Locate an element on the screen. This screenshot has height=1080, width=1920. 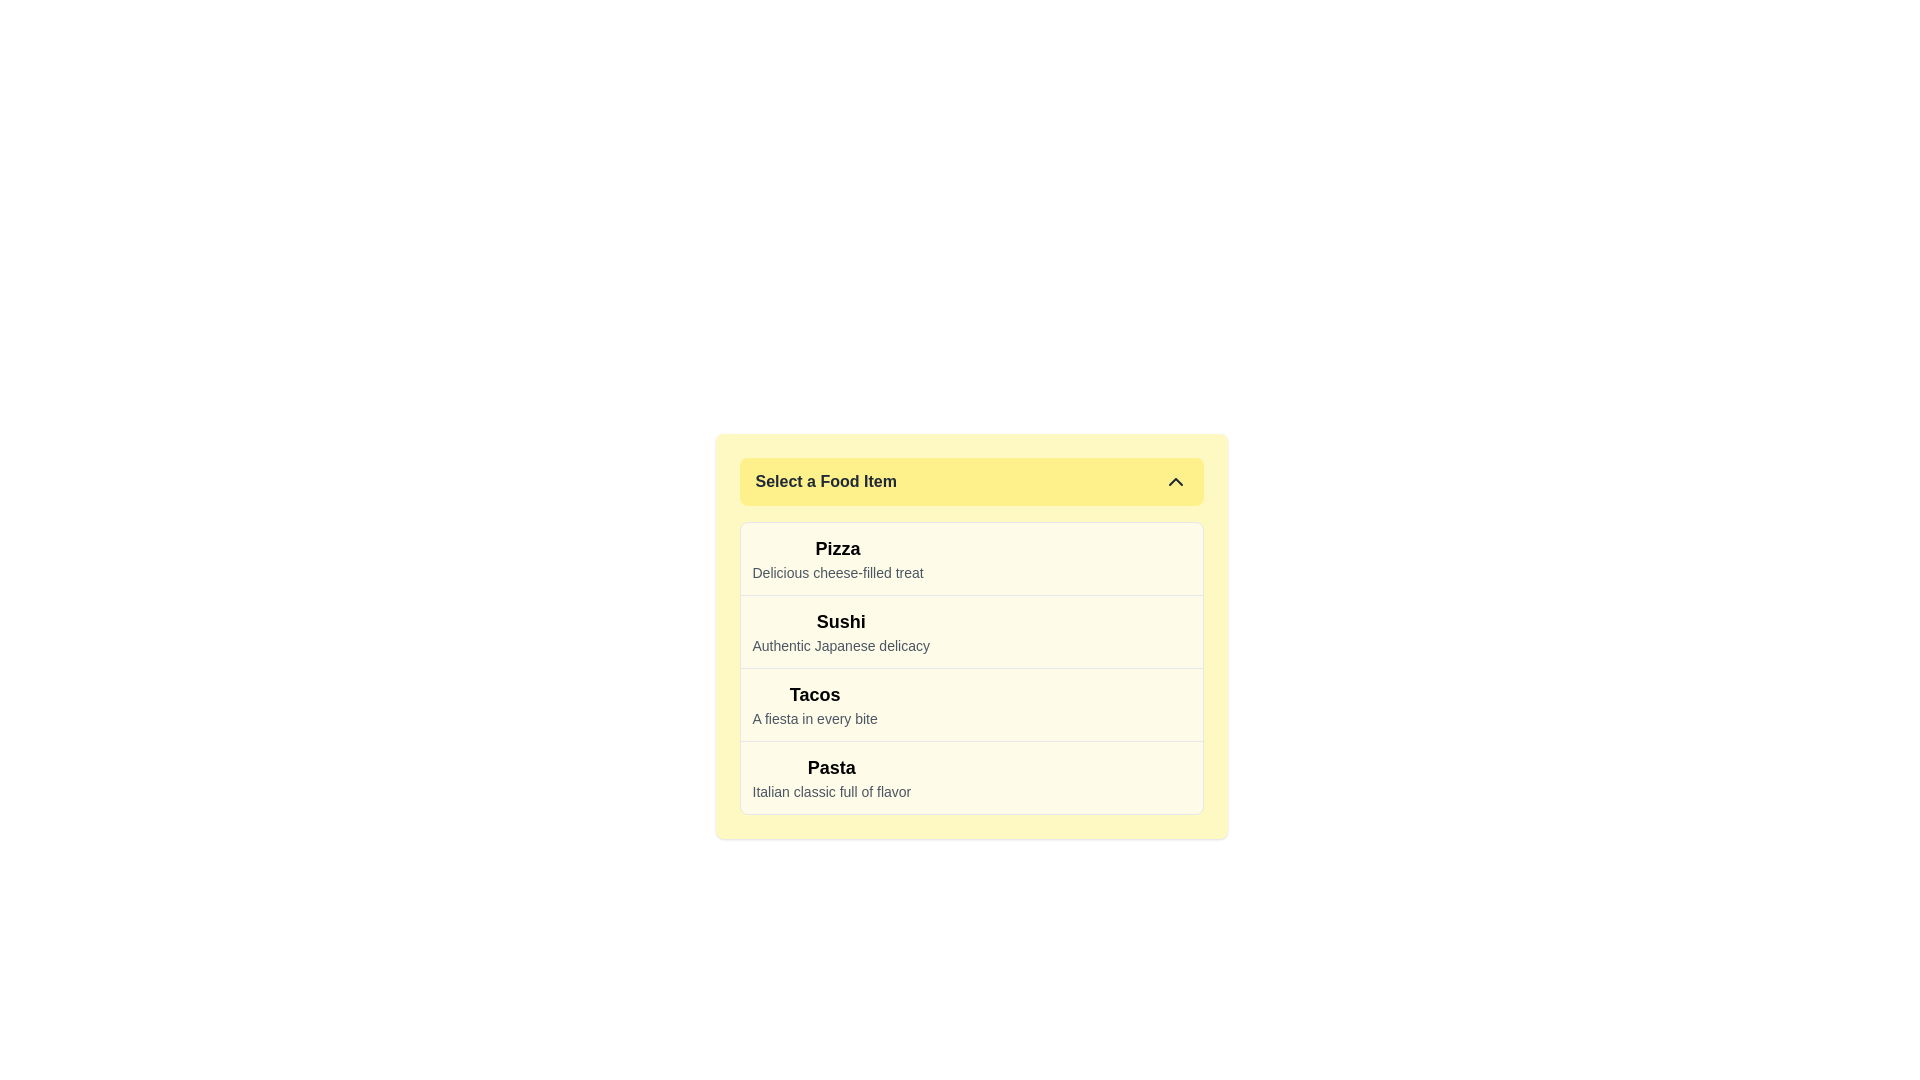
the Label that describes the food item 'Pasta' in the dropdown menu, which is positioned directly below 'Tacos' is located at coordinates (831, 777).